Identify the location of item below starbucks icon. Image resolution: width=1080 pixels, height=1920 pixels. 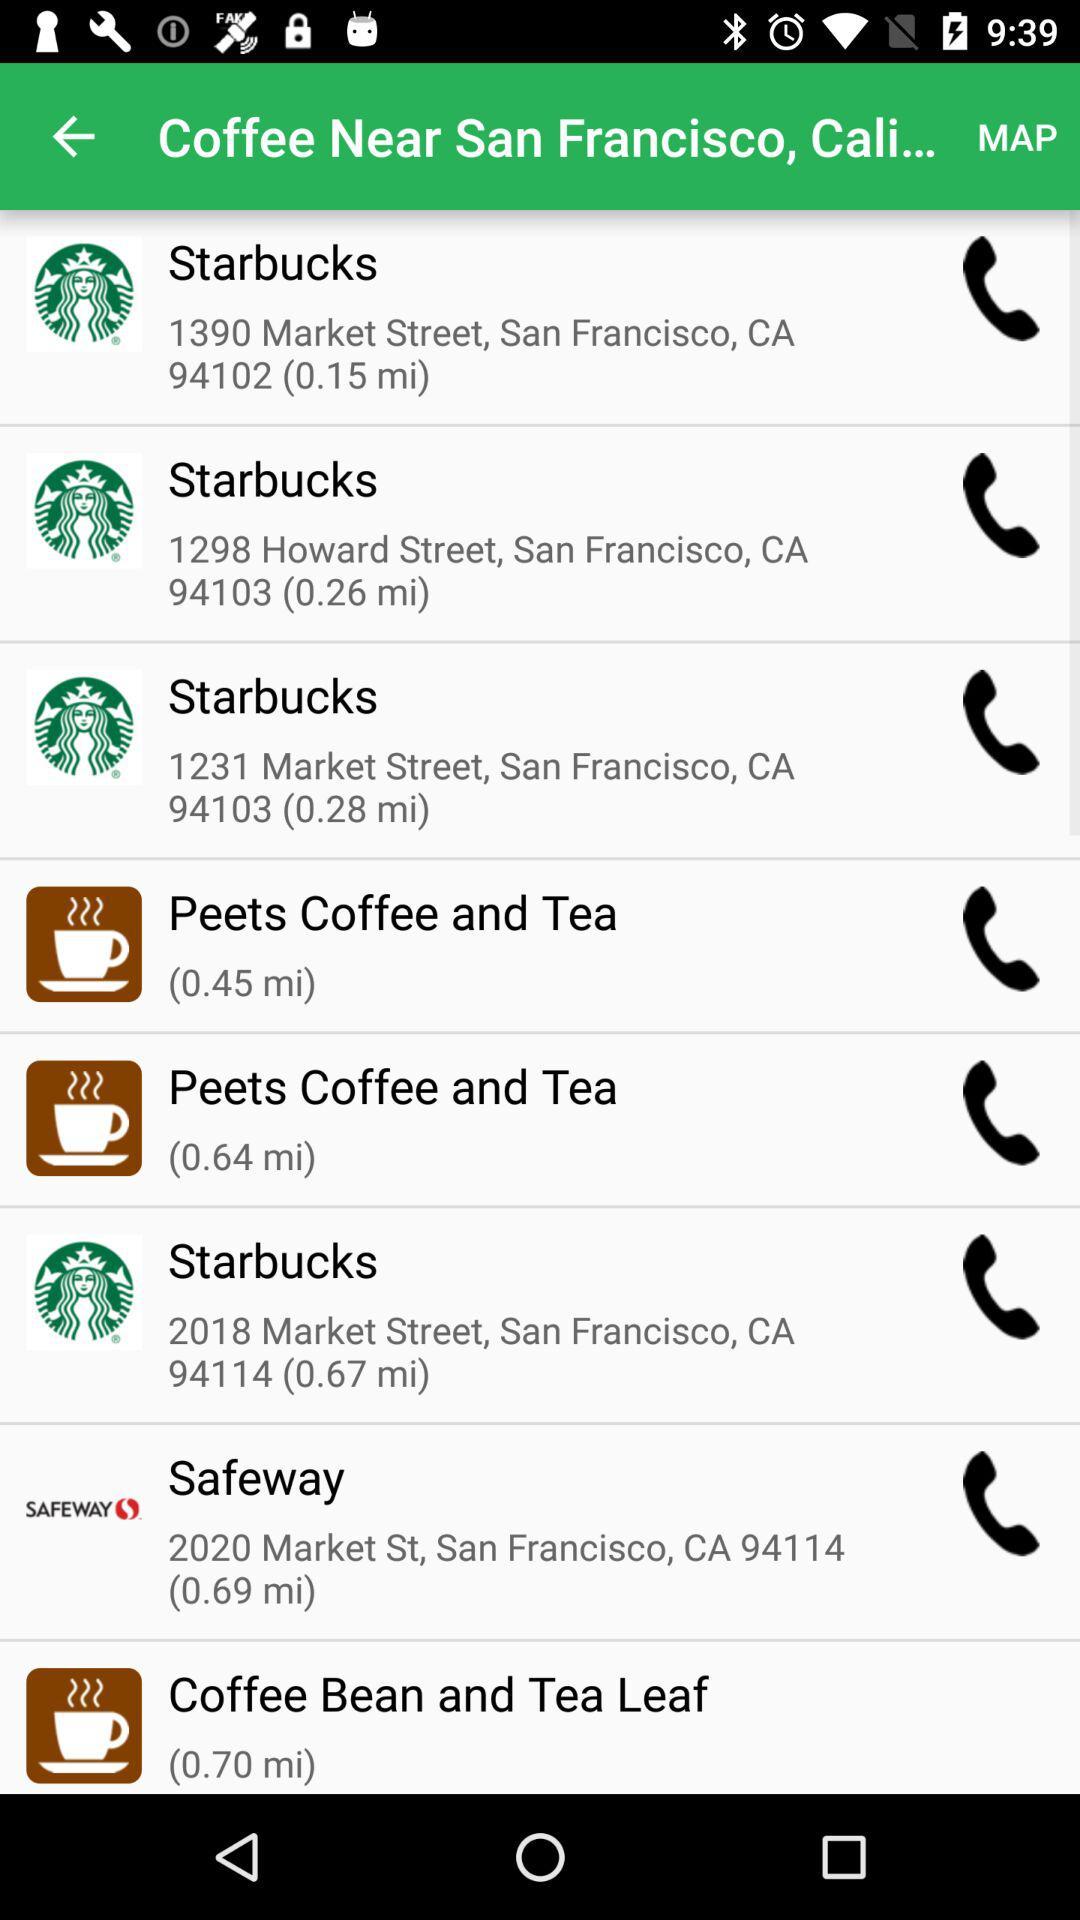
(524, 570).